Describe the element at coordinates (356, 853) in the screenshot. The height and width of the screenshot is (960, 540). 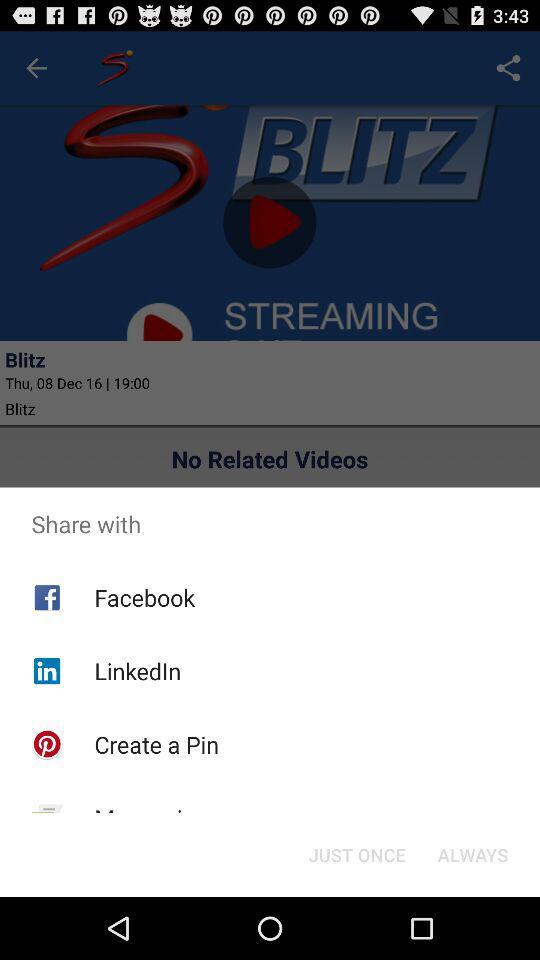
I see `icon next to always` at that location.